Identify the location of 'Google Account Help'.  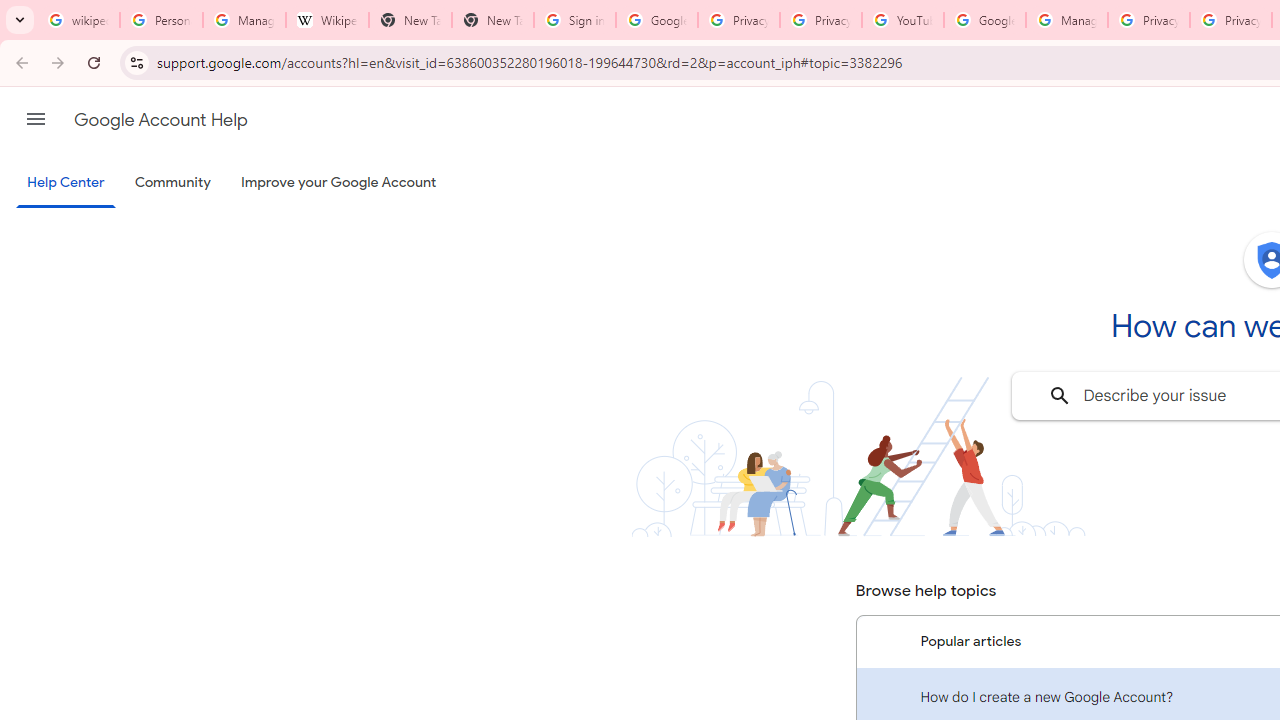
(160, 119).